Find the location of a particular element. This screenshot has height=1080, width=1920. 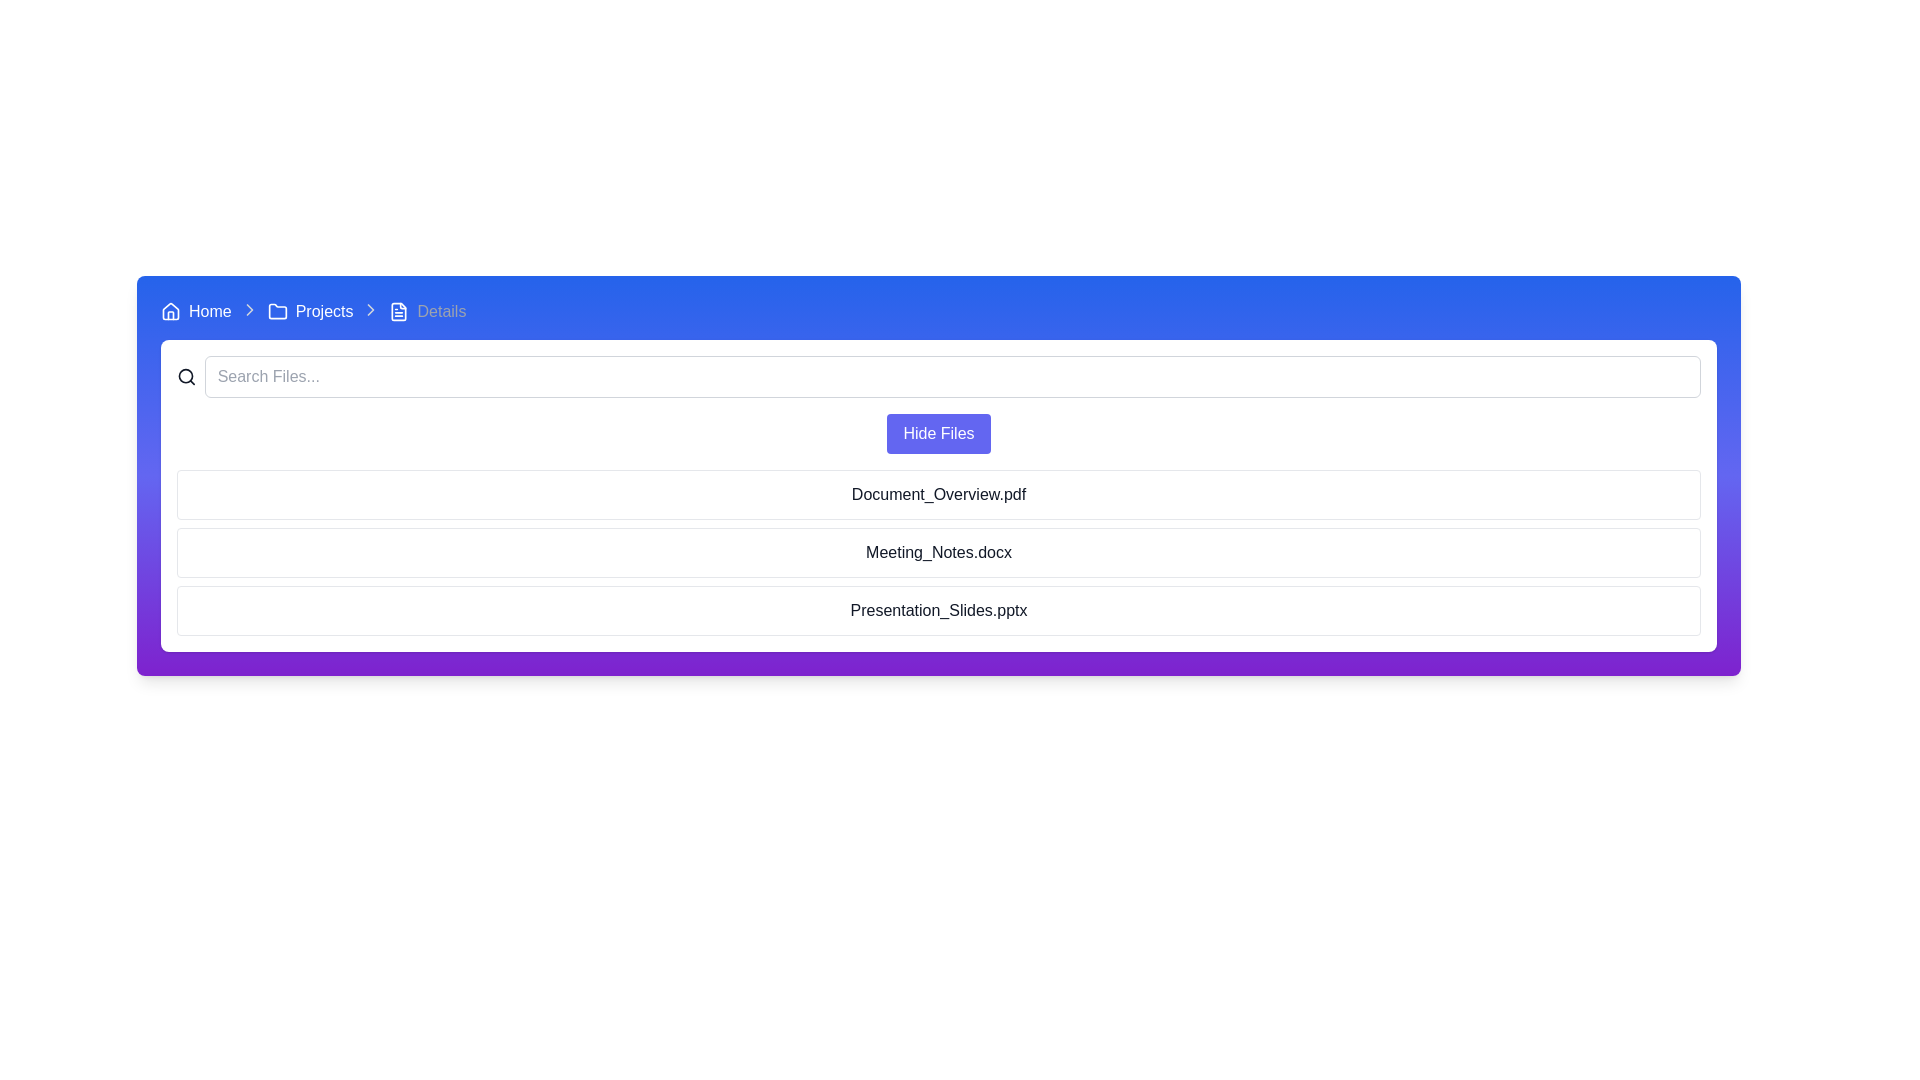

the navigation icon located at the far left of the navigation bar is located at coordinates (171, 312).